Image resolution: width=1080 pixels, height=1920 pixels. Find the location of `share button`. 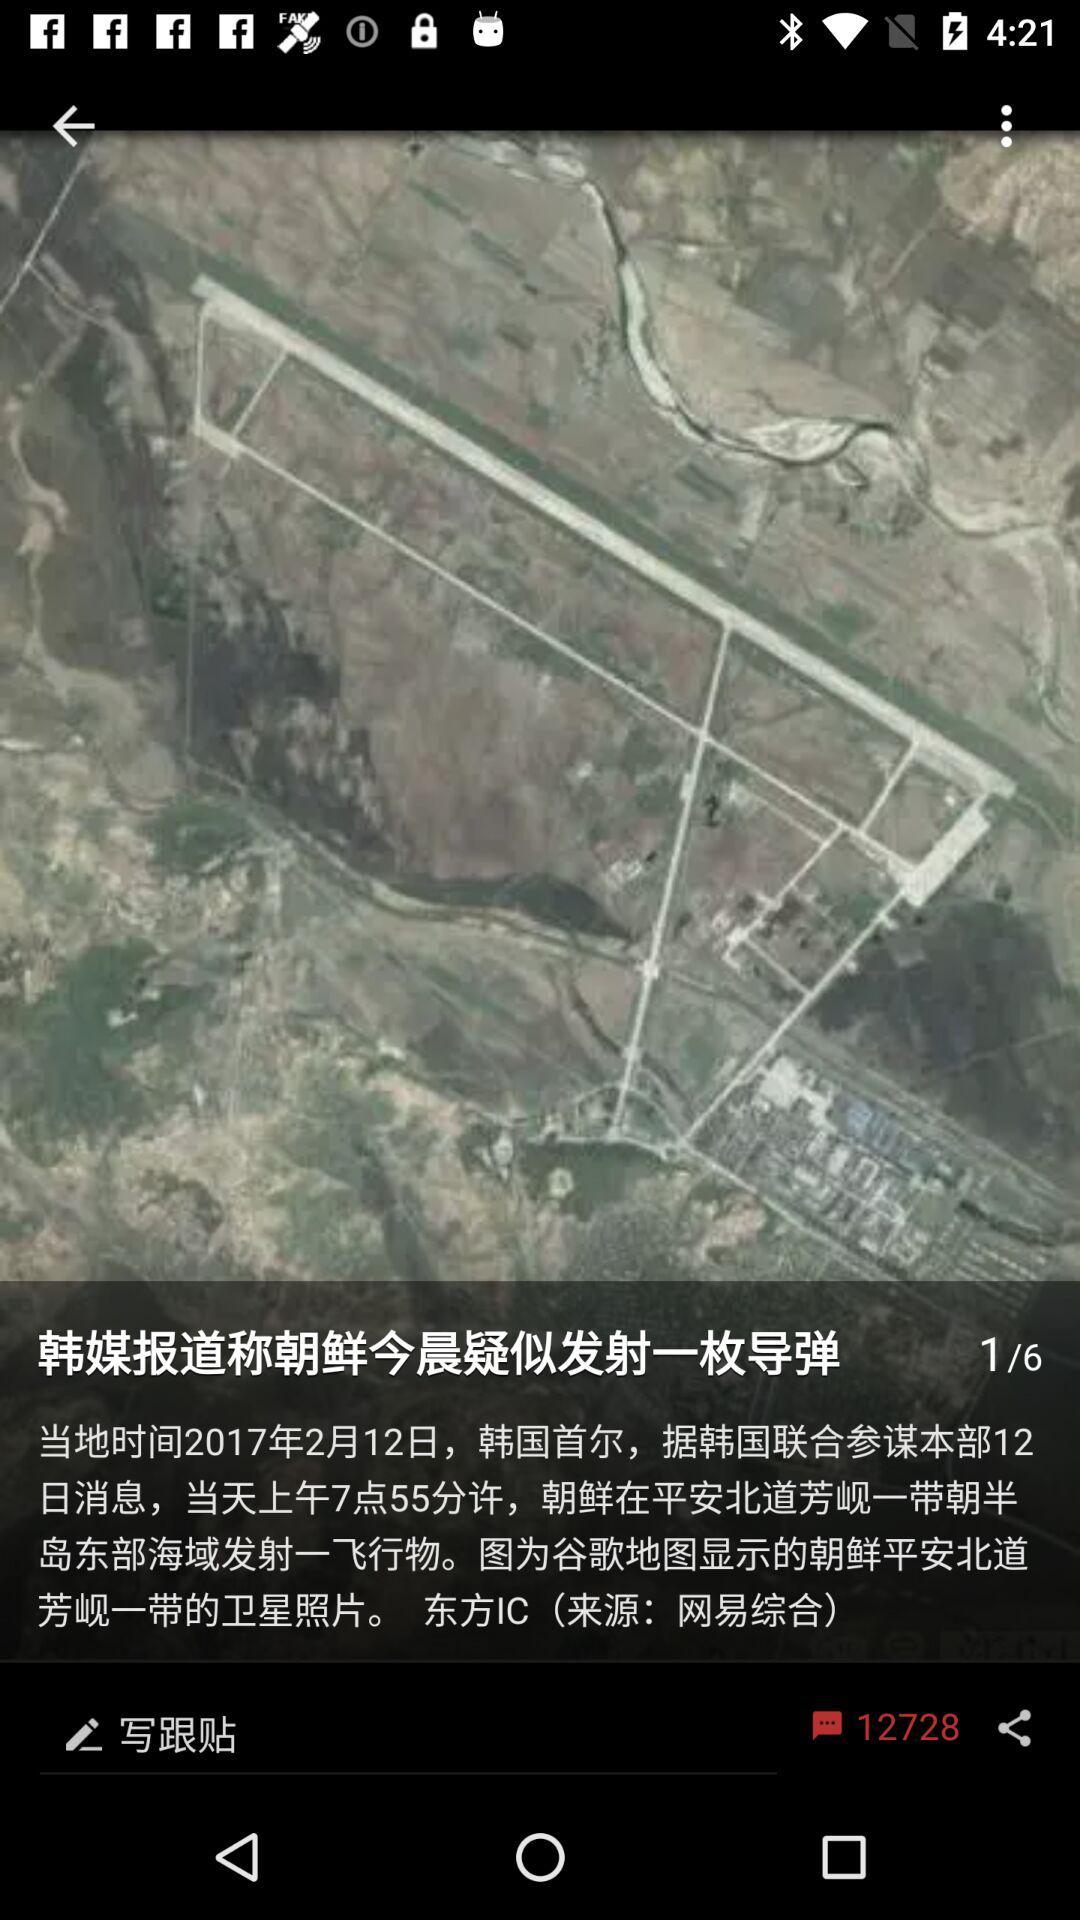

share button is located at coordinates (1014, 1727).